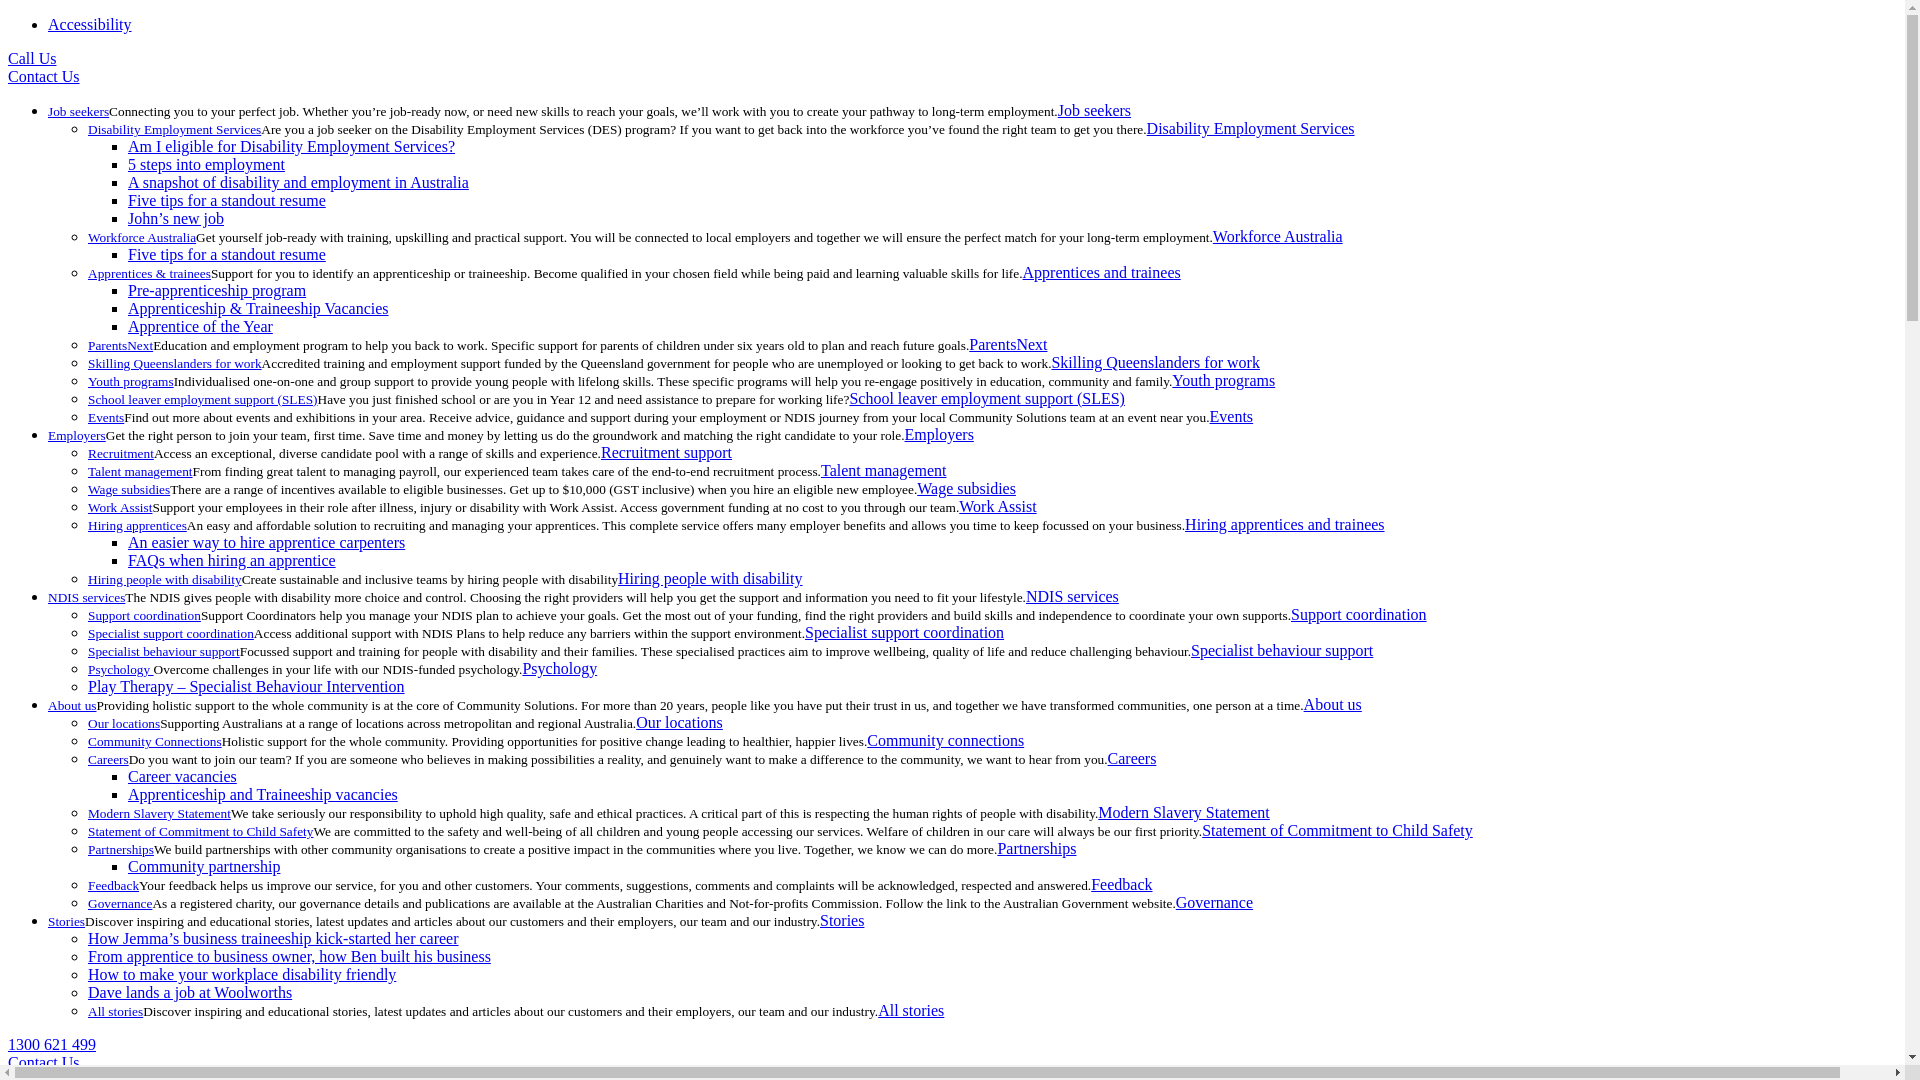 The image size is (1920, 1080). I want to click on 'Work Assist', so click(958, 505).